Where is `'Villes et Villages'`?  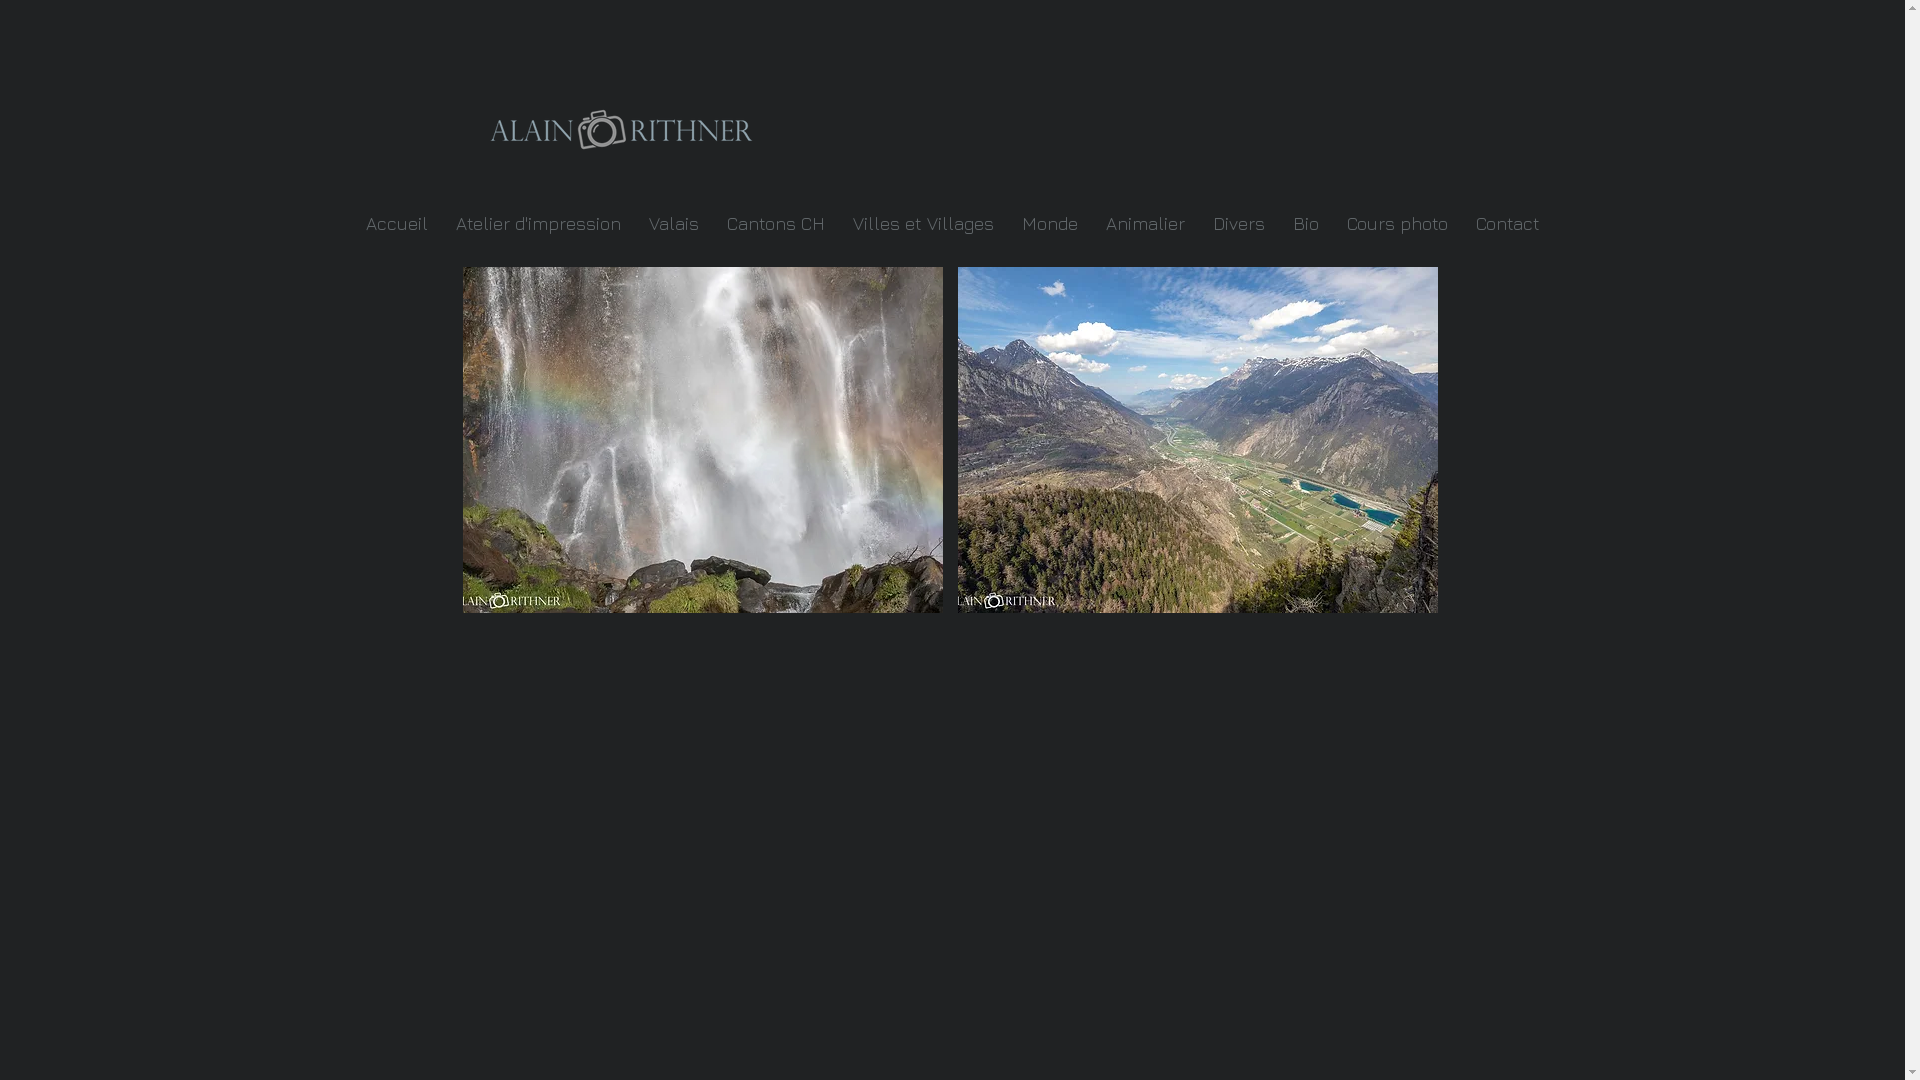
'Villes et Villages' is located at coordinates (921, 223).